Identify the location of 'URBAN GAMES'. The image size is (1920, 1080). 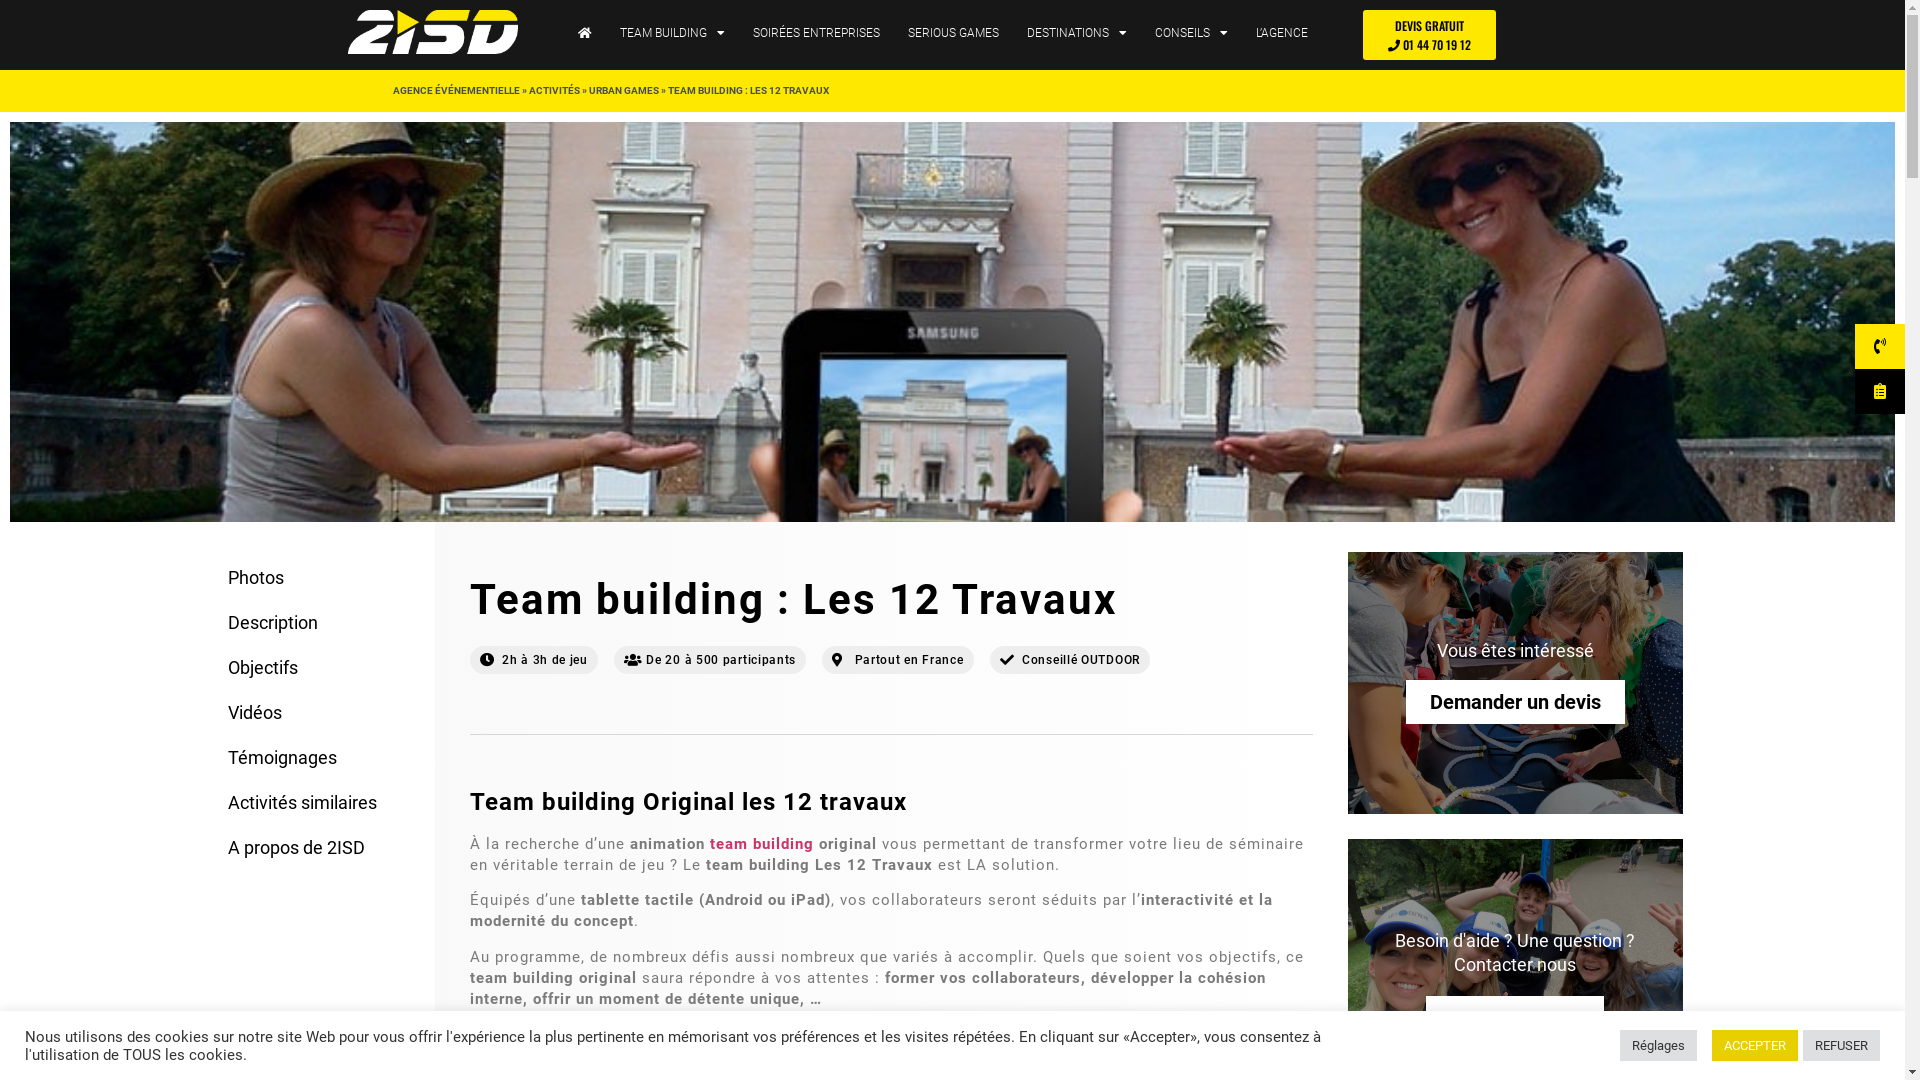
(622, 90).